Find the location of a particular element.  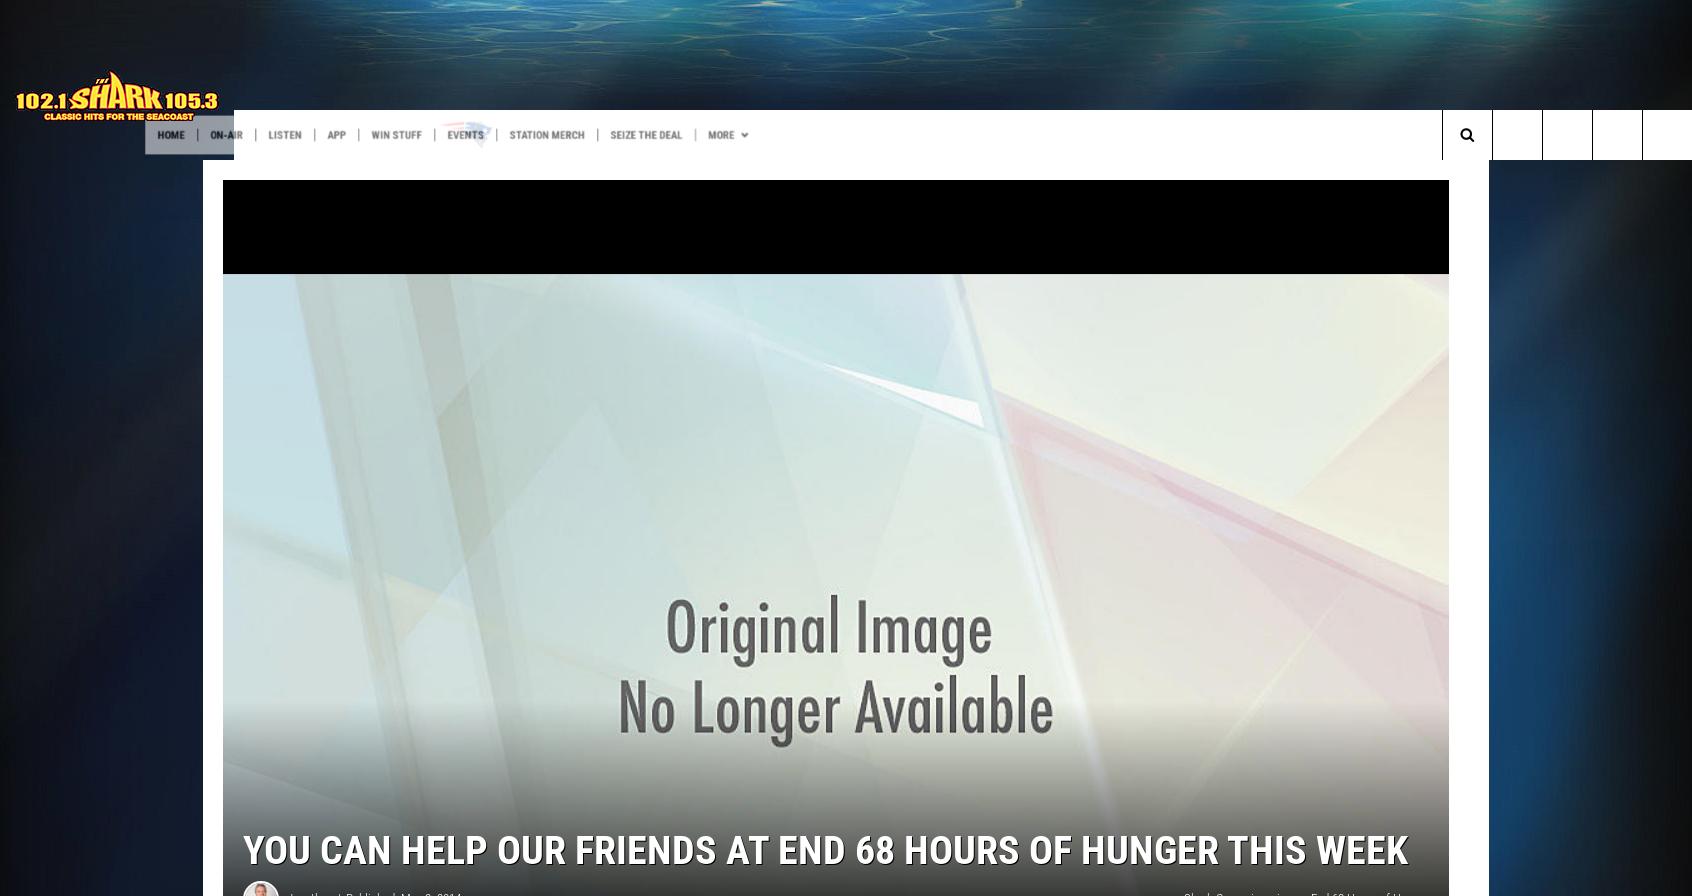

'On-Air' is located at coordinates (338, 135).